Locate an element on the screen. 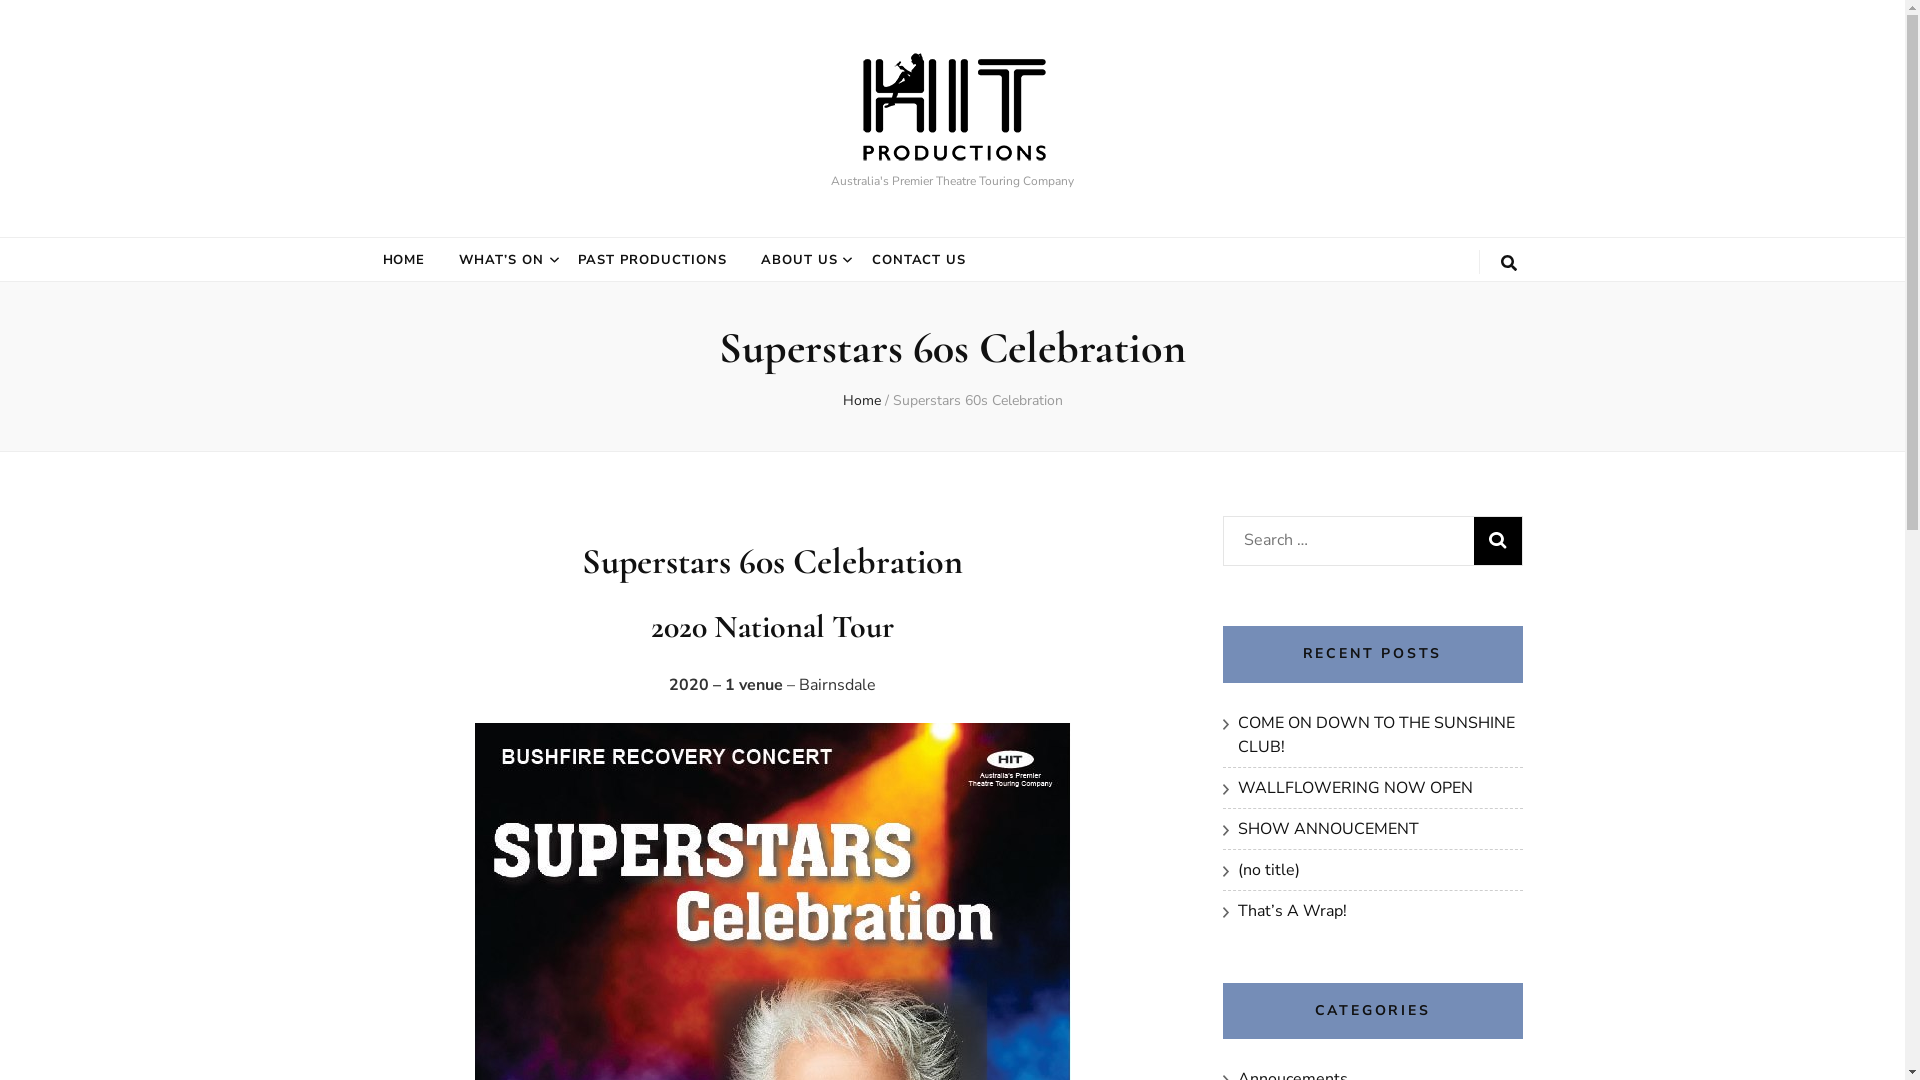 This screenshot has width=1920, height=1080. '(no title)' is located at coordinates (1267, 869).